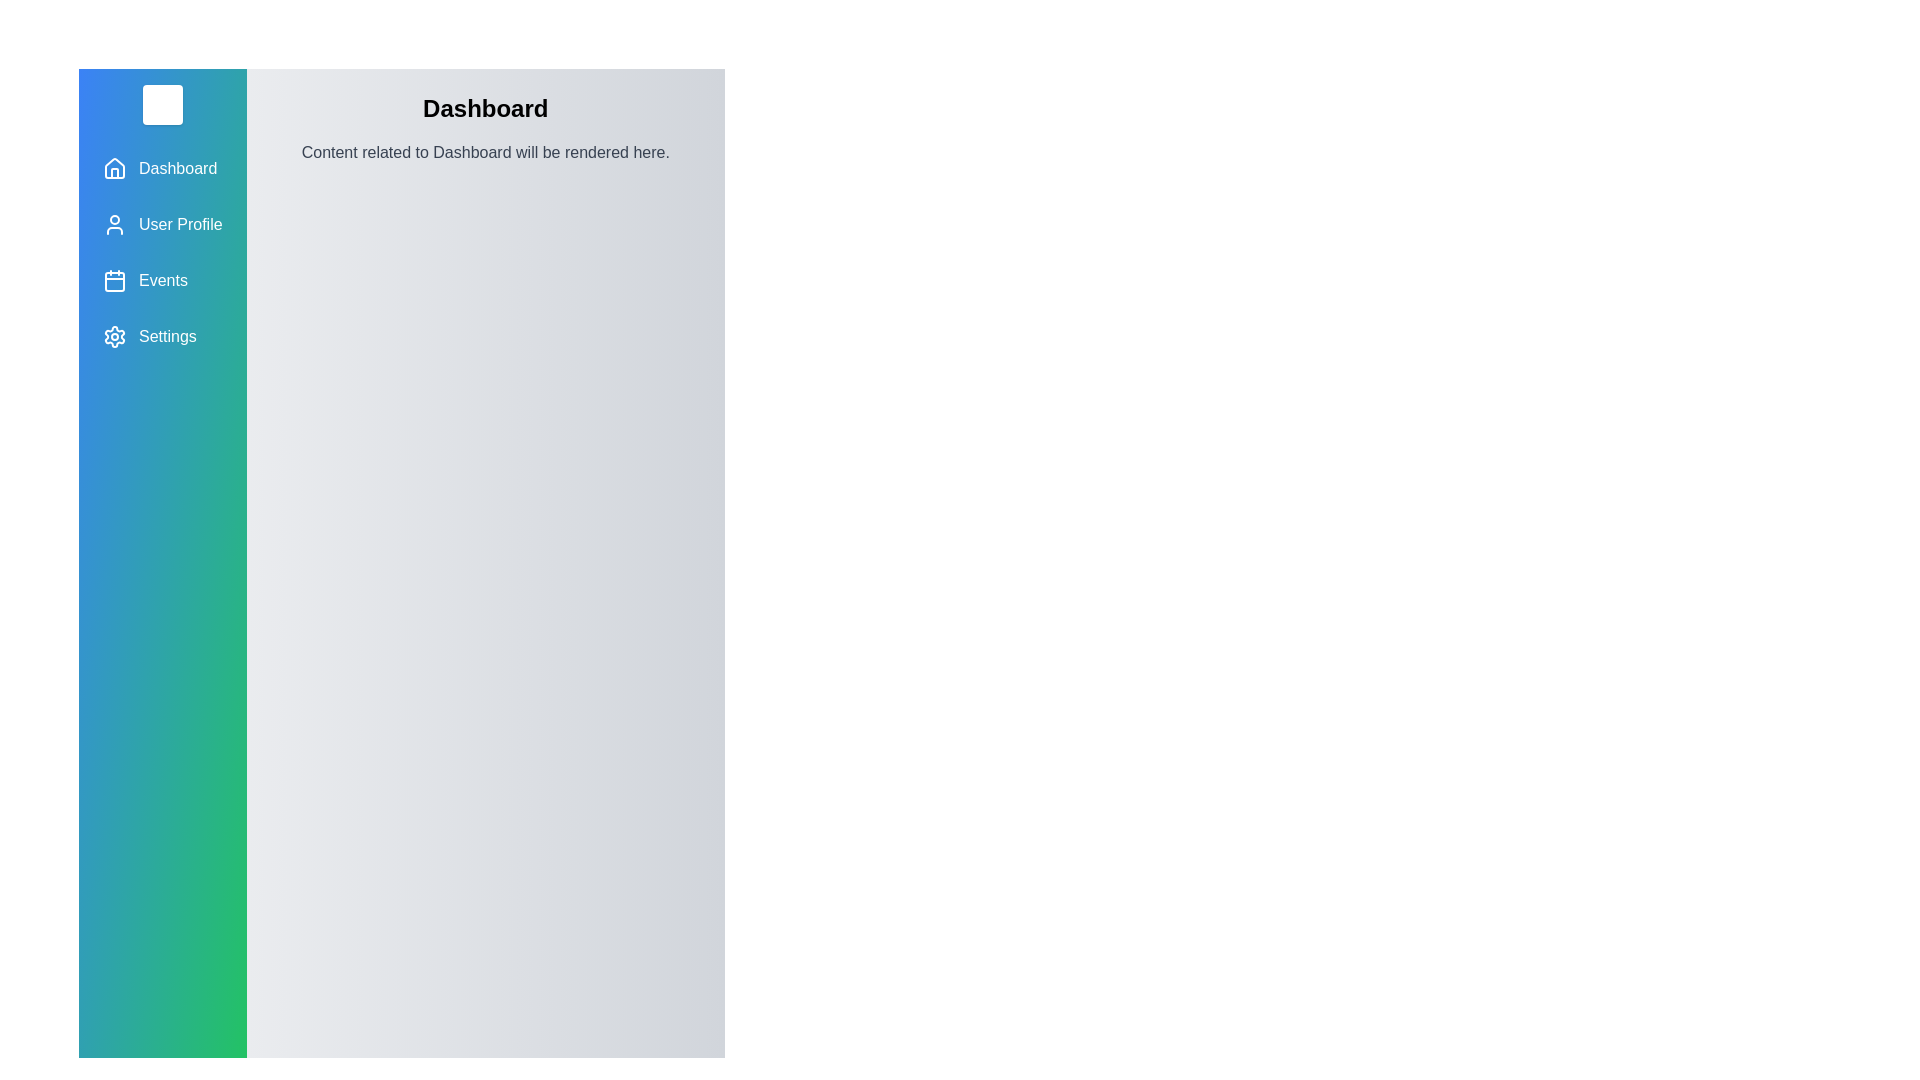 The height and width of the screenshot is (1080, 1920). Describe the element at coordinates (162, 224) in the screenshot. I see `the User Profile tab from the sidebar` at that location.